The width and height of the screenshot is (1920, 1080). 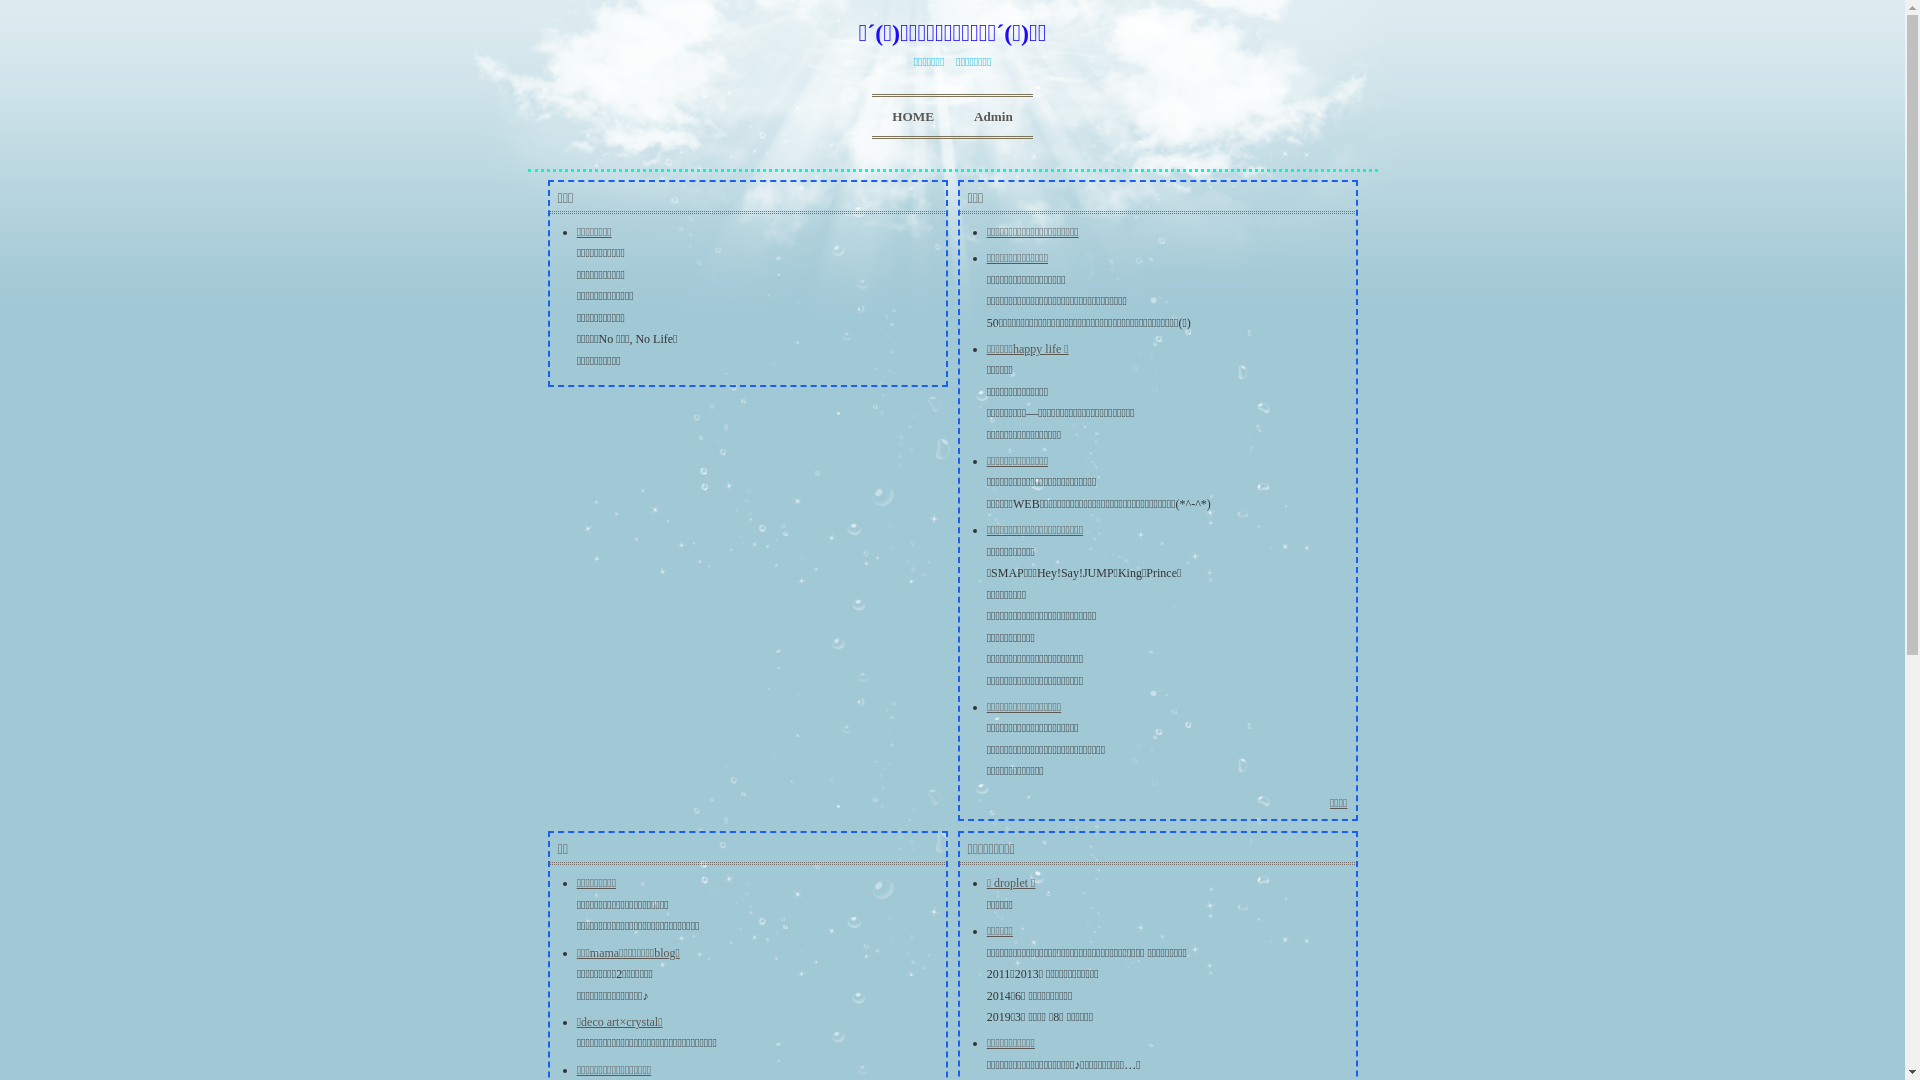 What do you see at coordinates (993, 116) in the screenshot?
I see `'Admin'` at bounding box center [993, 116].